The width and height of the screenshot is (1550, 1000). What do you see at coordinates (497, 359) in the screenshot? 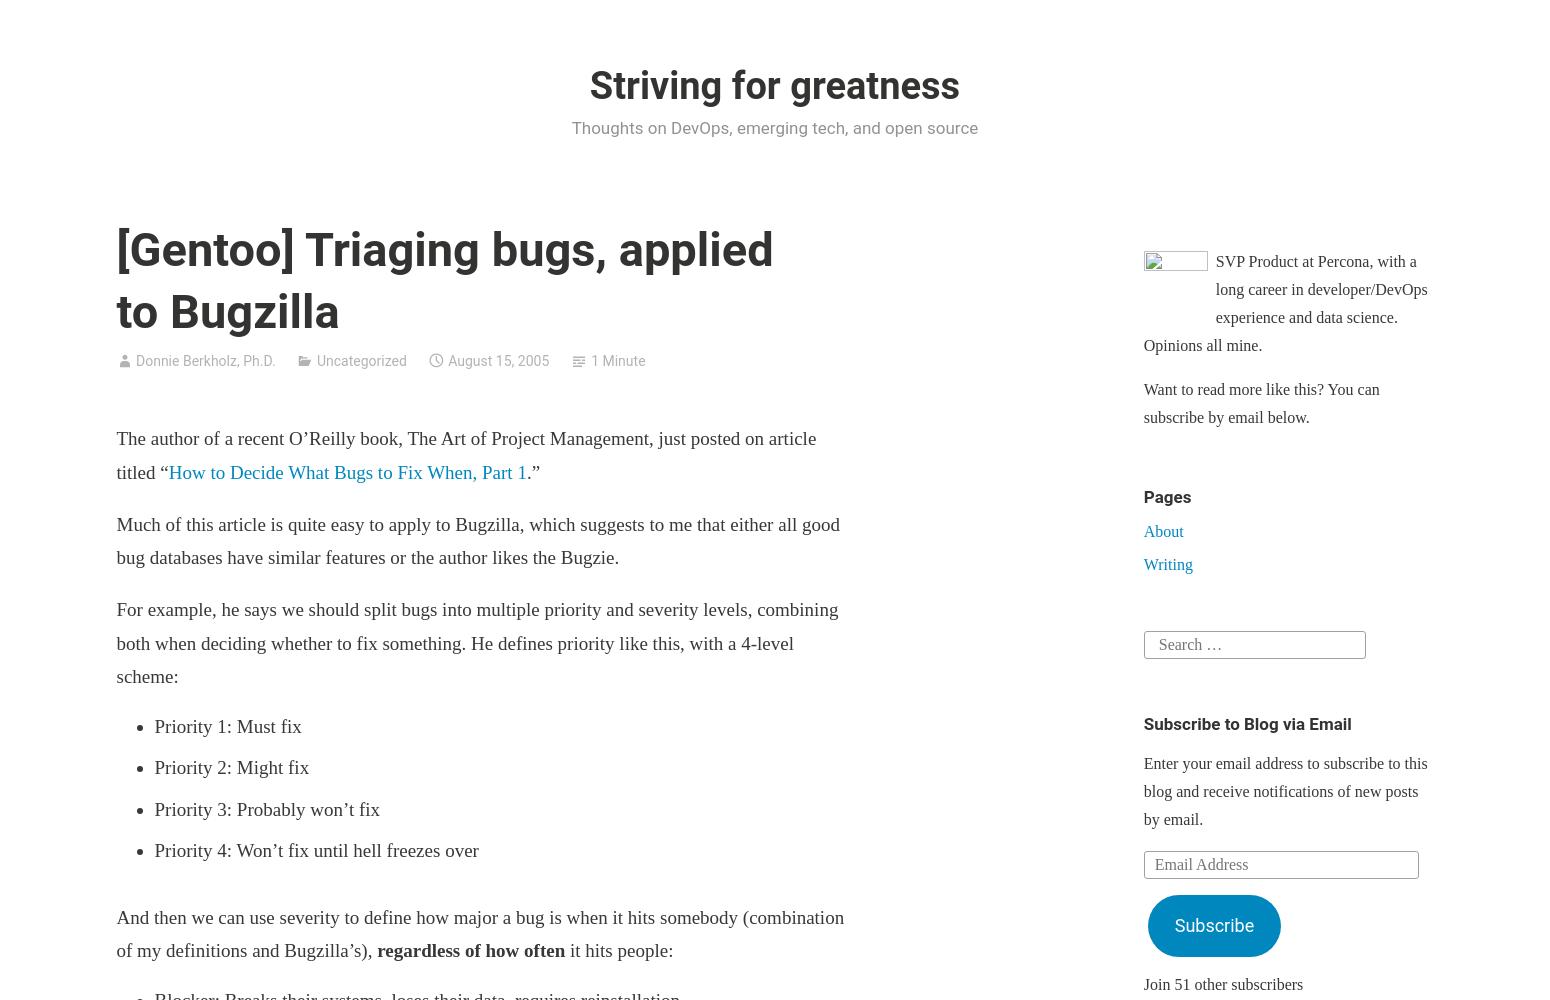
I see `'August 15, 2005'` at bounding box center [497, 359].